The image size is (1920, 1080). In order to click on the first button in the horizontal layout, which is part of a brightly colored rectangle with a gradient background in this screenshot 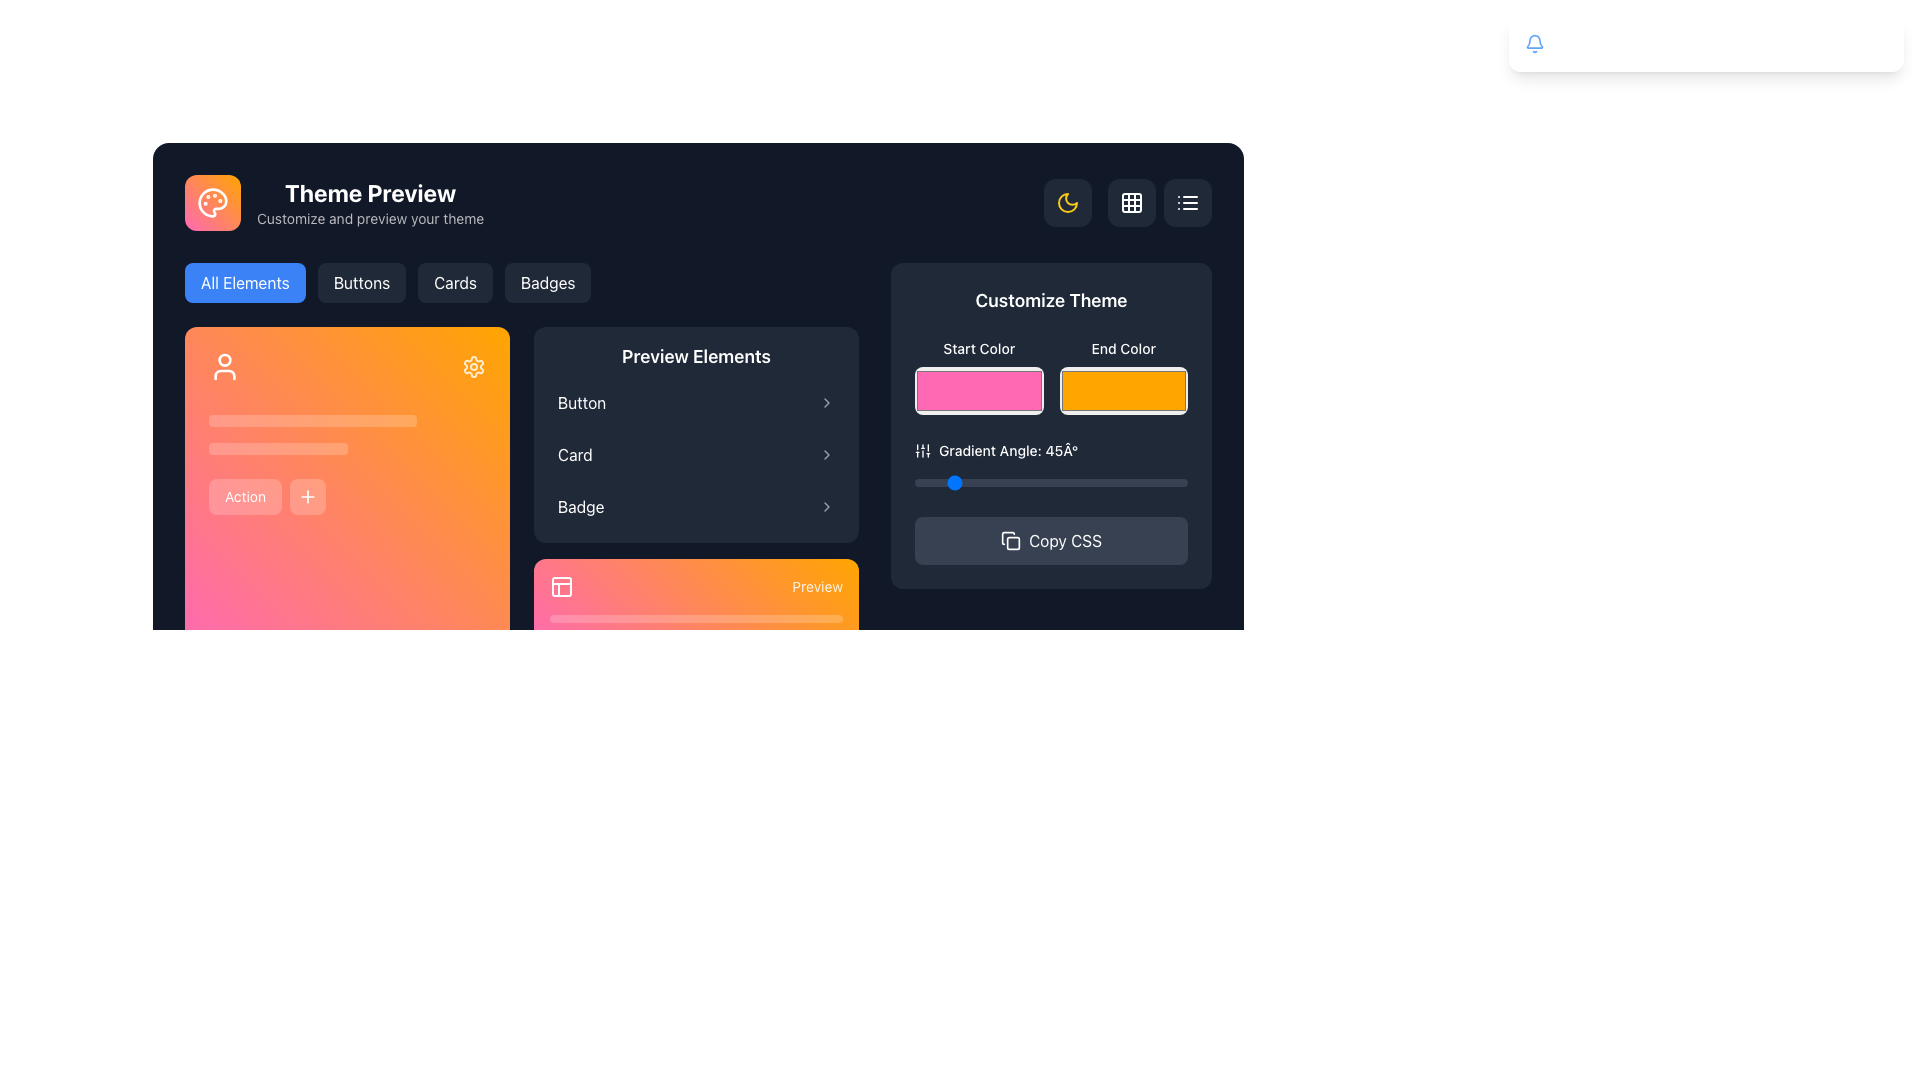, I will do `click(244, 496)`.